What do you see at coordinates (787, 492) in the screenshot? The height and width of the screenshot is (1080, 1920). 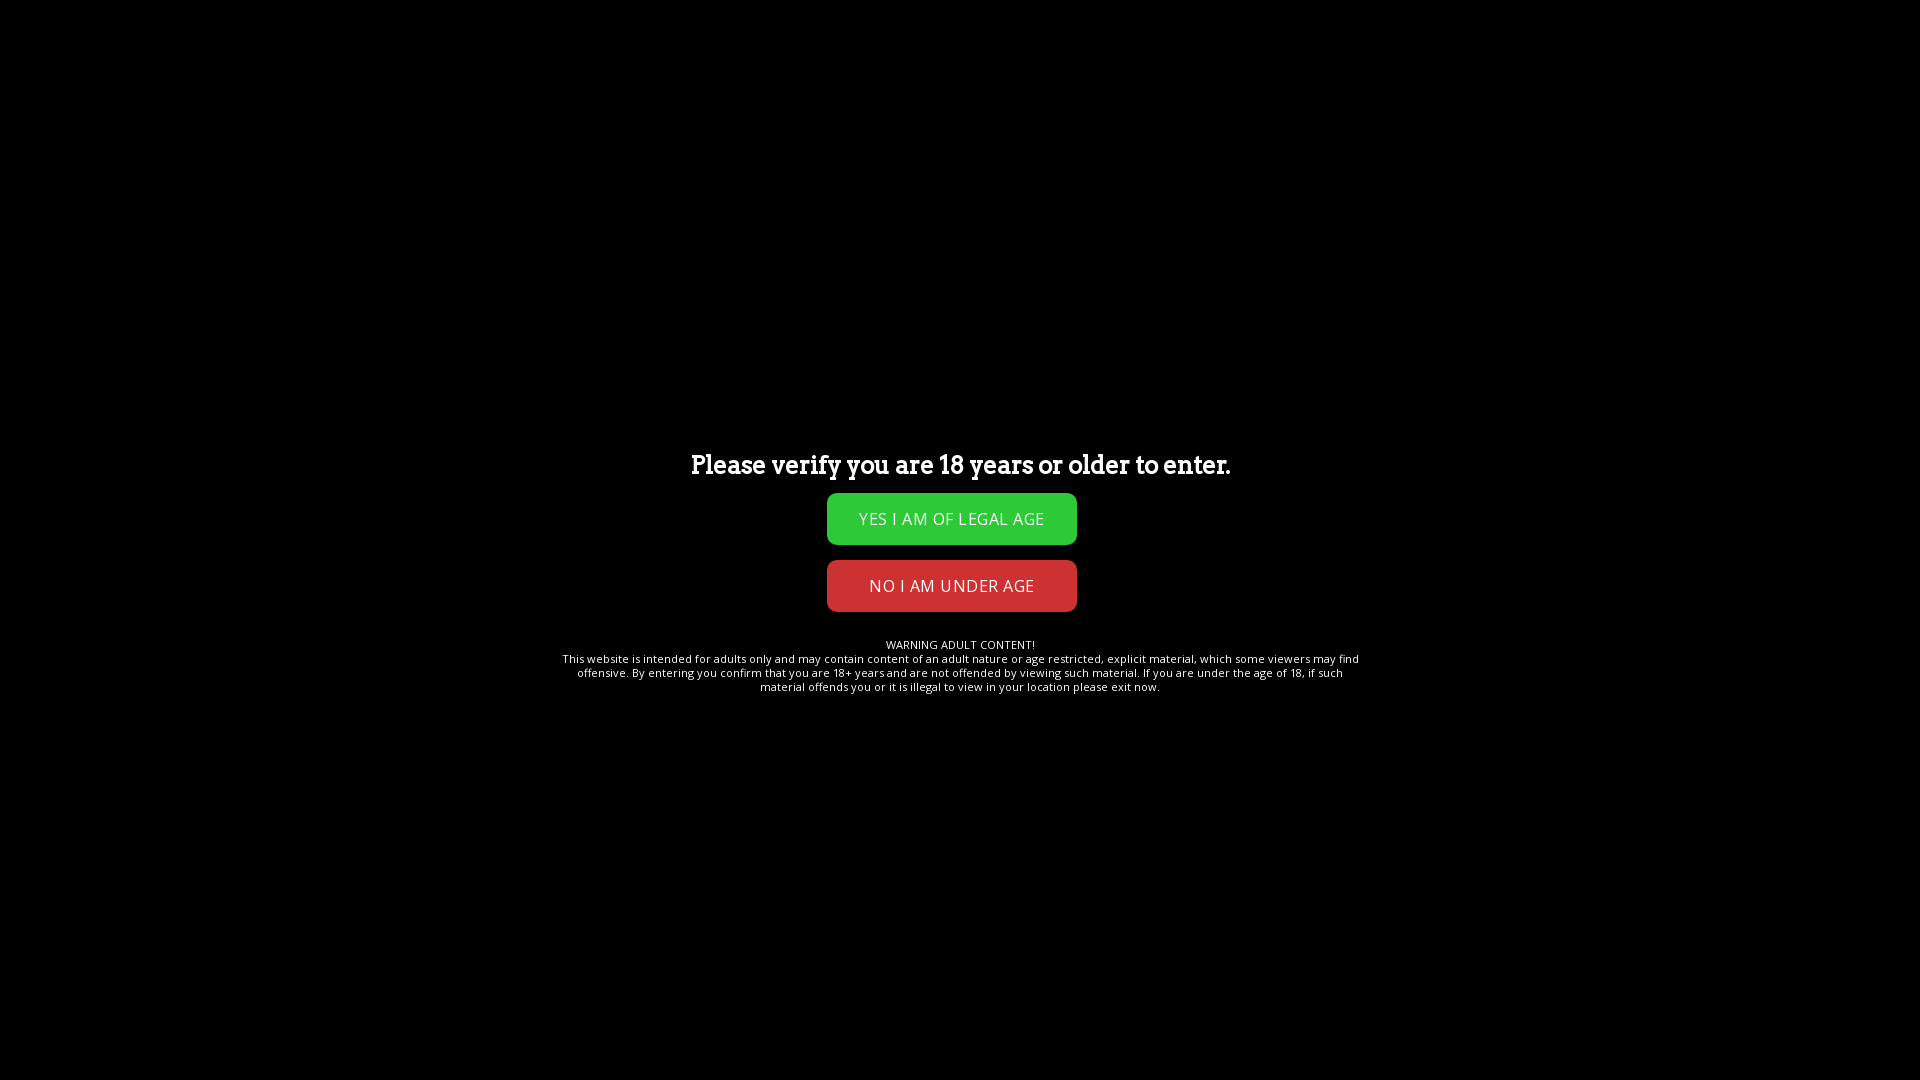 I see `'Packing Rods'` at bounding box center [787, 492].